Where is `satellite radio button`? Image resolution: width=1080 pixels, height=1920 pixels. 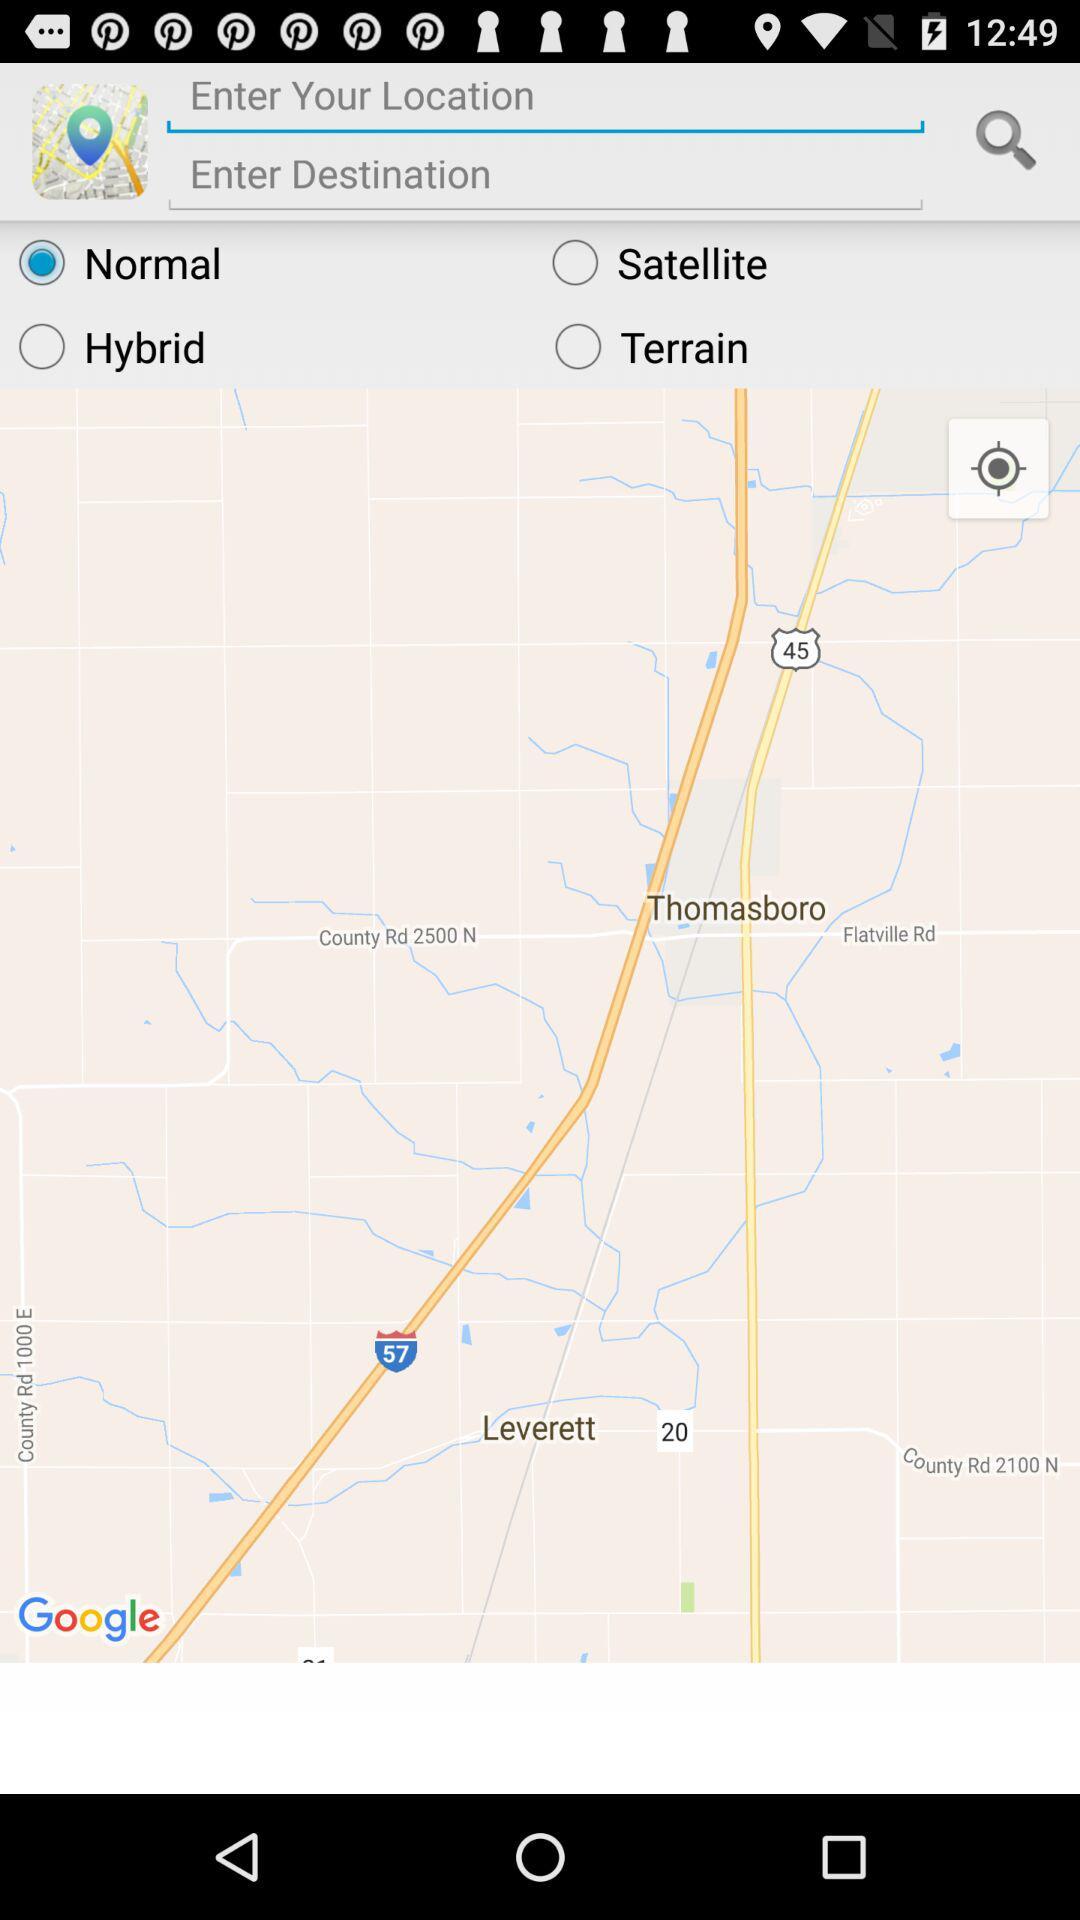
satellite radio button is located at coordinates (805, 261).